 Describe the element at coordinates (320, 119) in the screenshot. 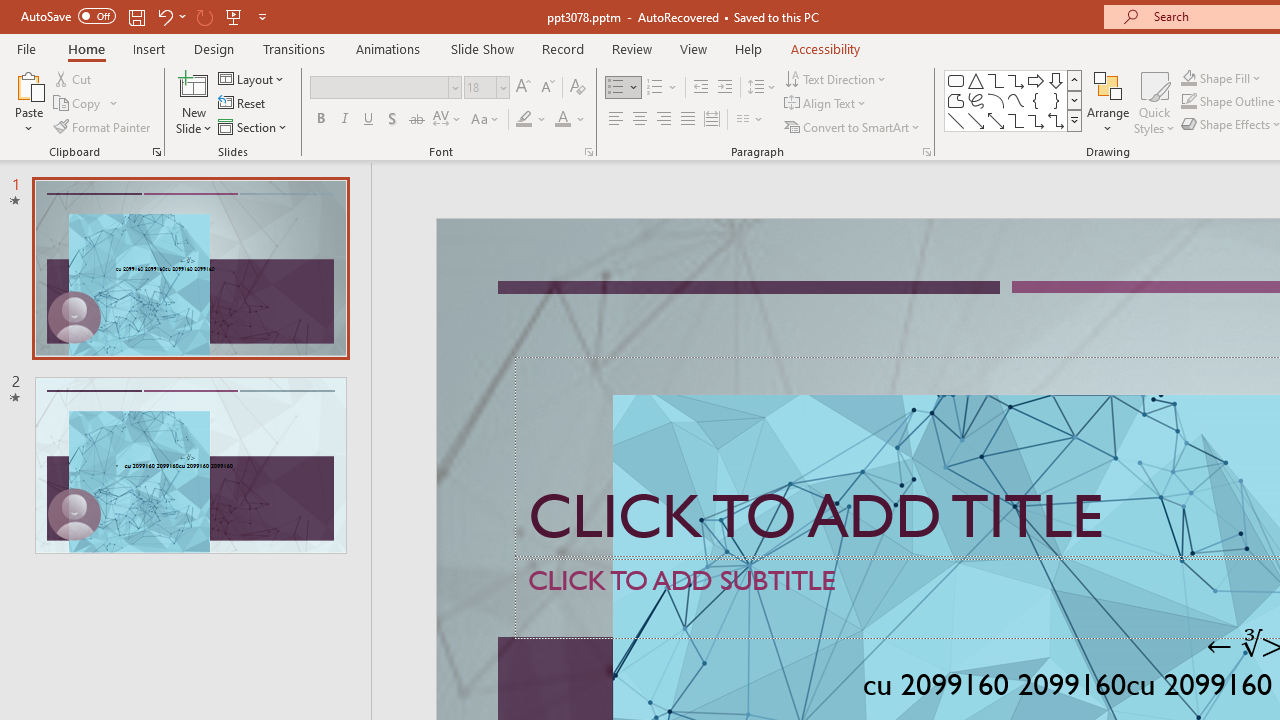

I see `'Bold'` at that location.